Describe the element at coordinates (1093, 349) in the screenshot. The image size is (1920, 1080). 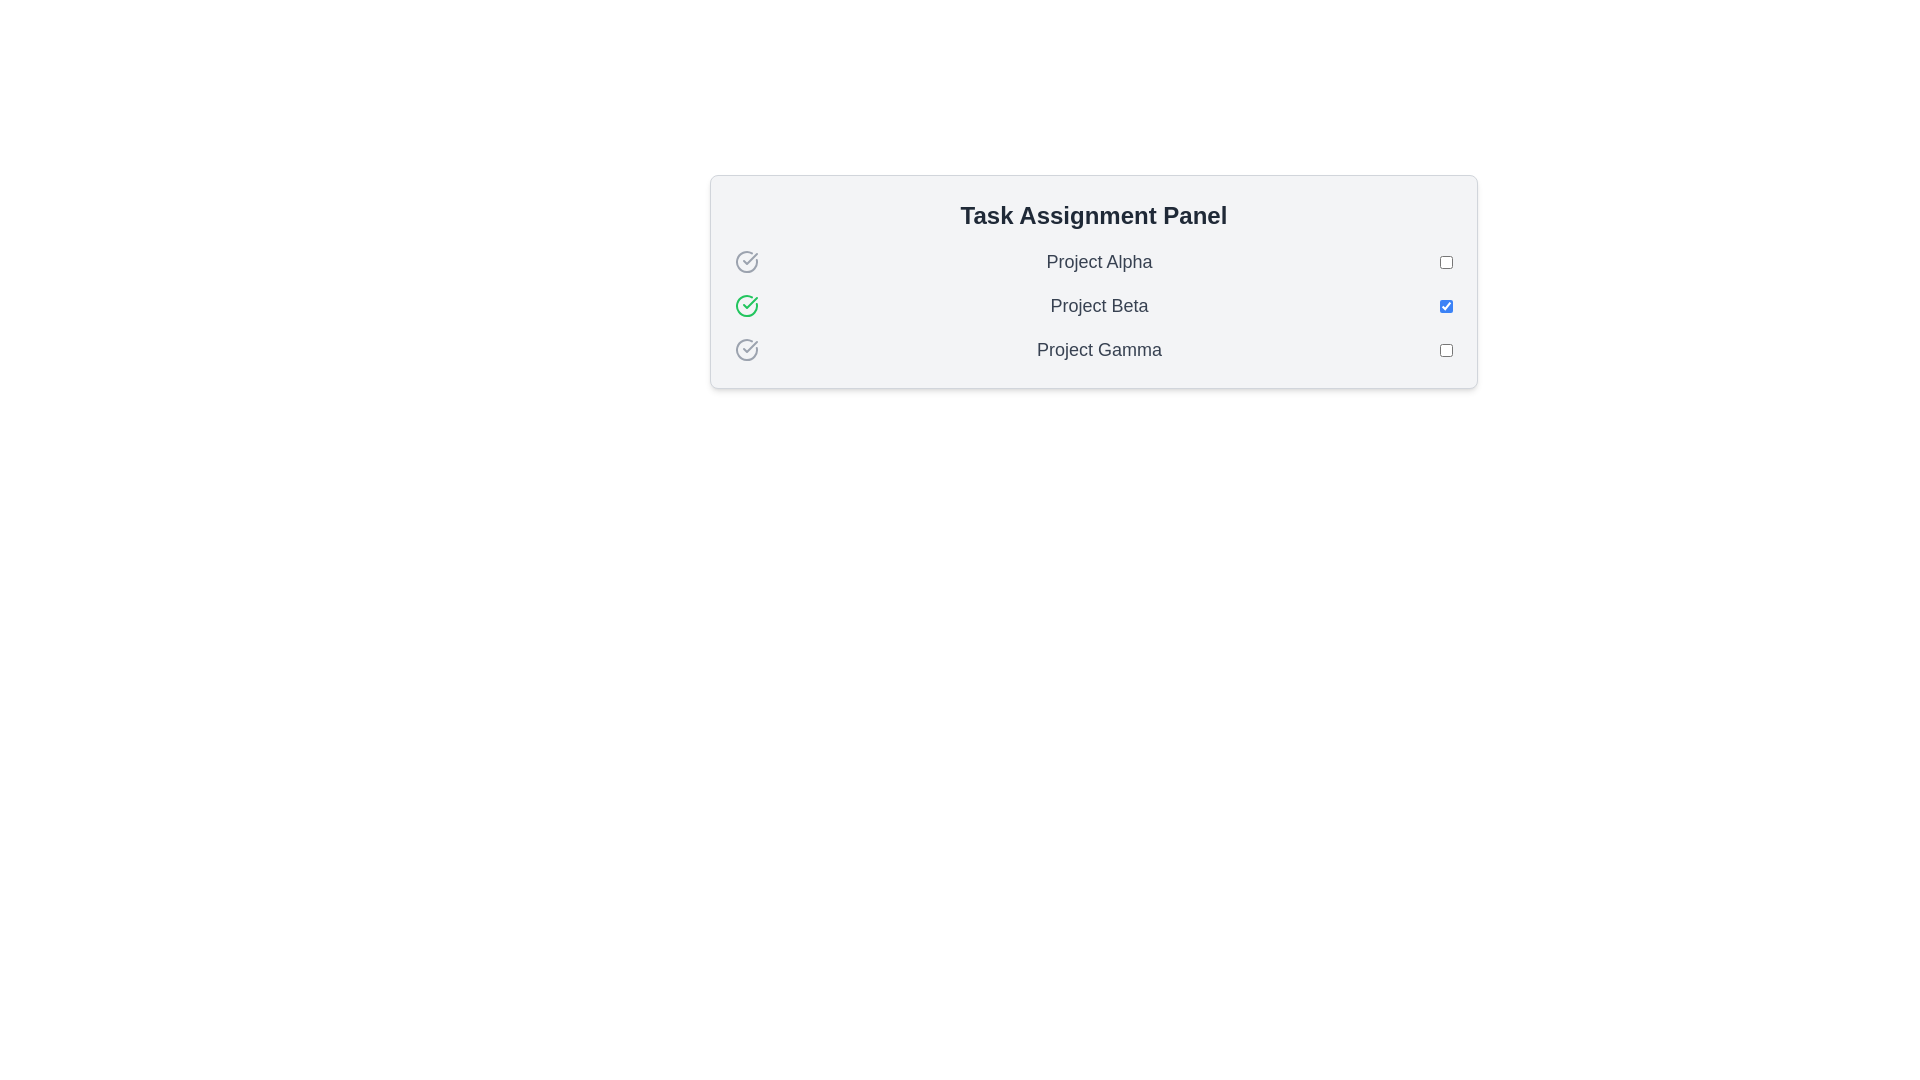
I see `the 'Project Gamma' task list item in the 'Task Assignment Panel'` at that location.